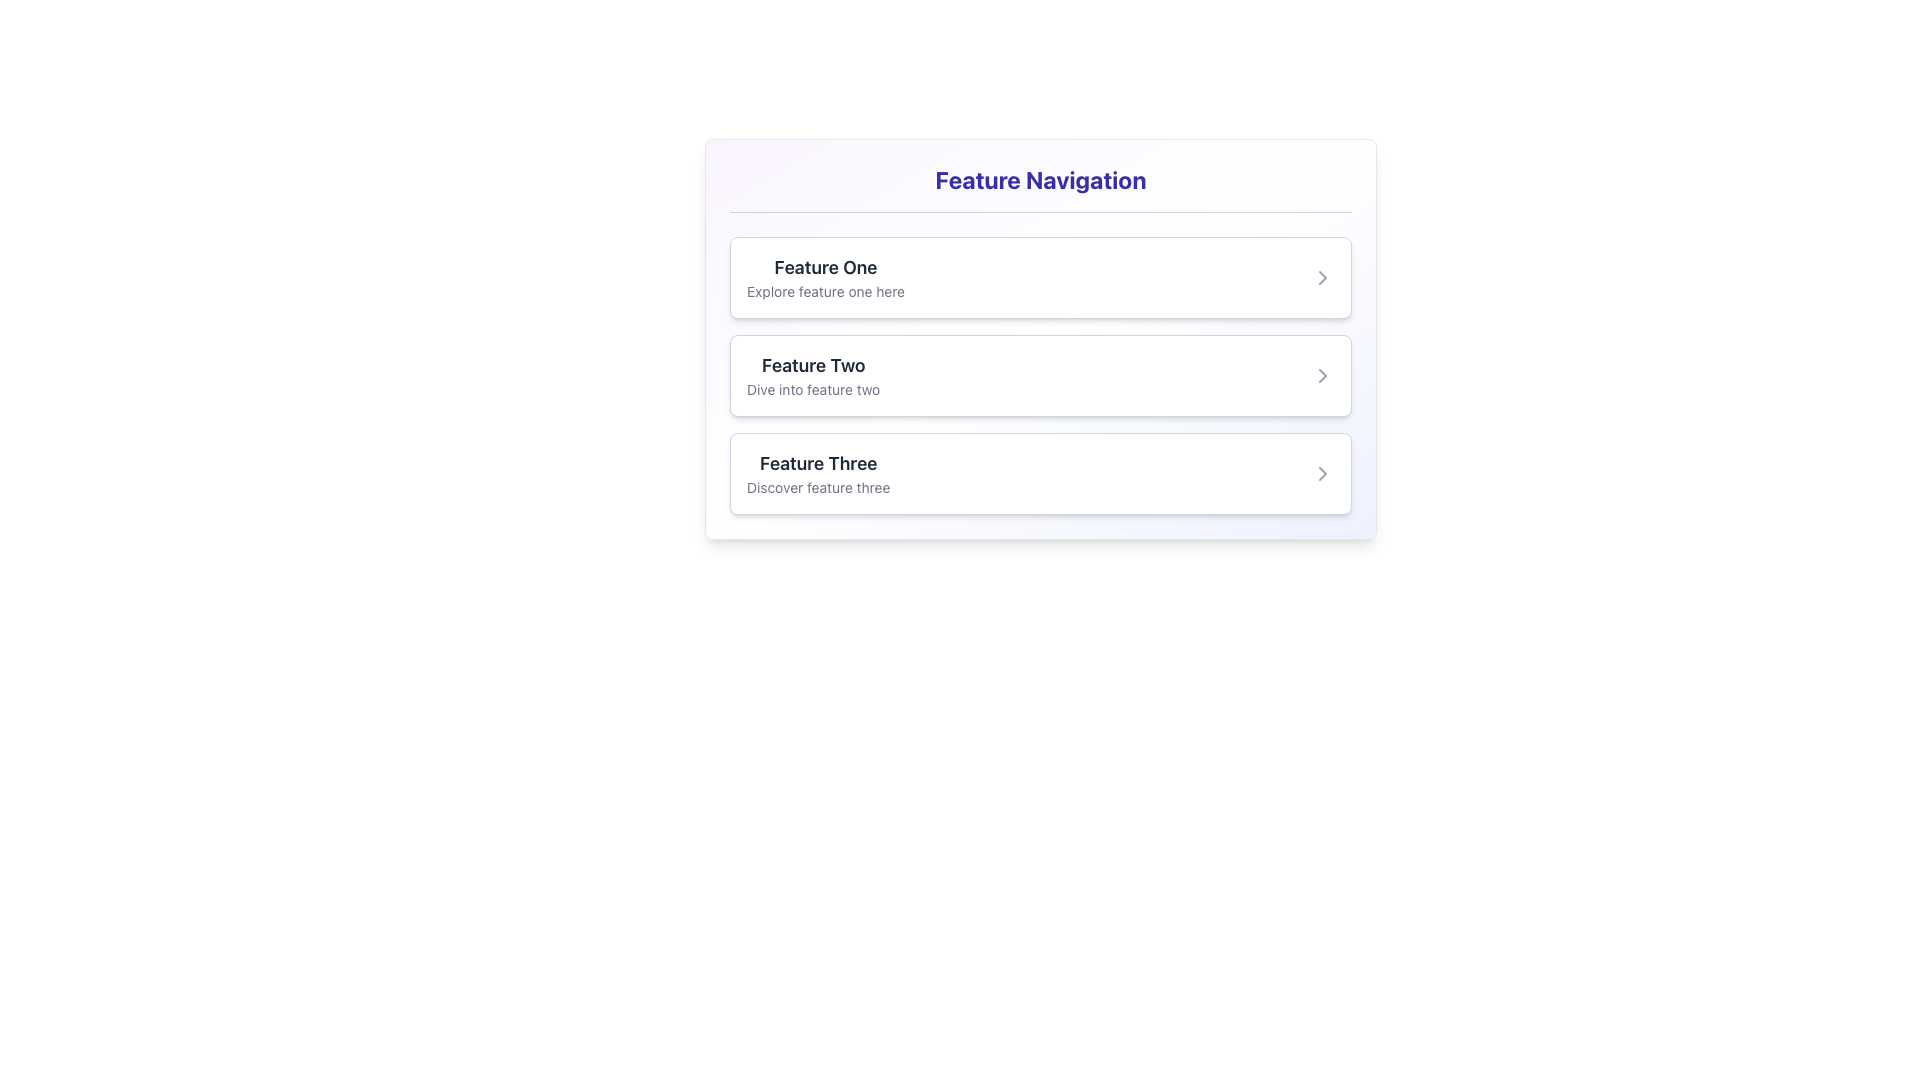 The height and width of the screenshot is (1080, 1920). Describe the element at coordinates (818, 474) in the screenshot. I see `the 'Feature Three' text element, which is the main title of the third card in a vertically stacked list, located in the lower third of the layout` at that location.